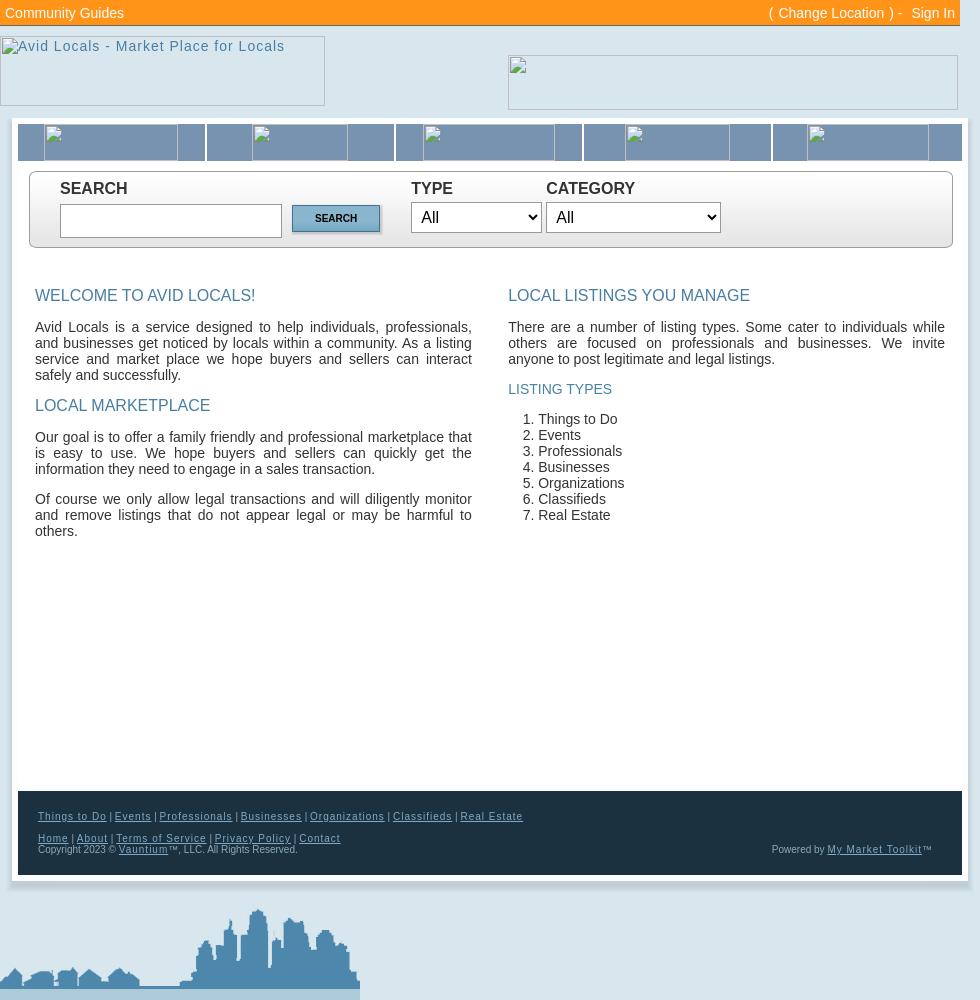  Describe the element at coordinates (897, 13) in the screenshot. I see `') -'` at that location.